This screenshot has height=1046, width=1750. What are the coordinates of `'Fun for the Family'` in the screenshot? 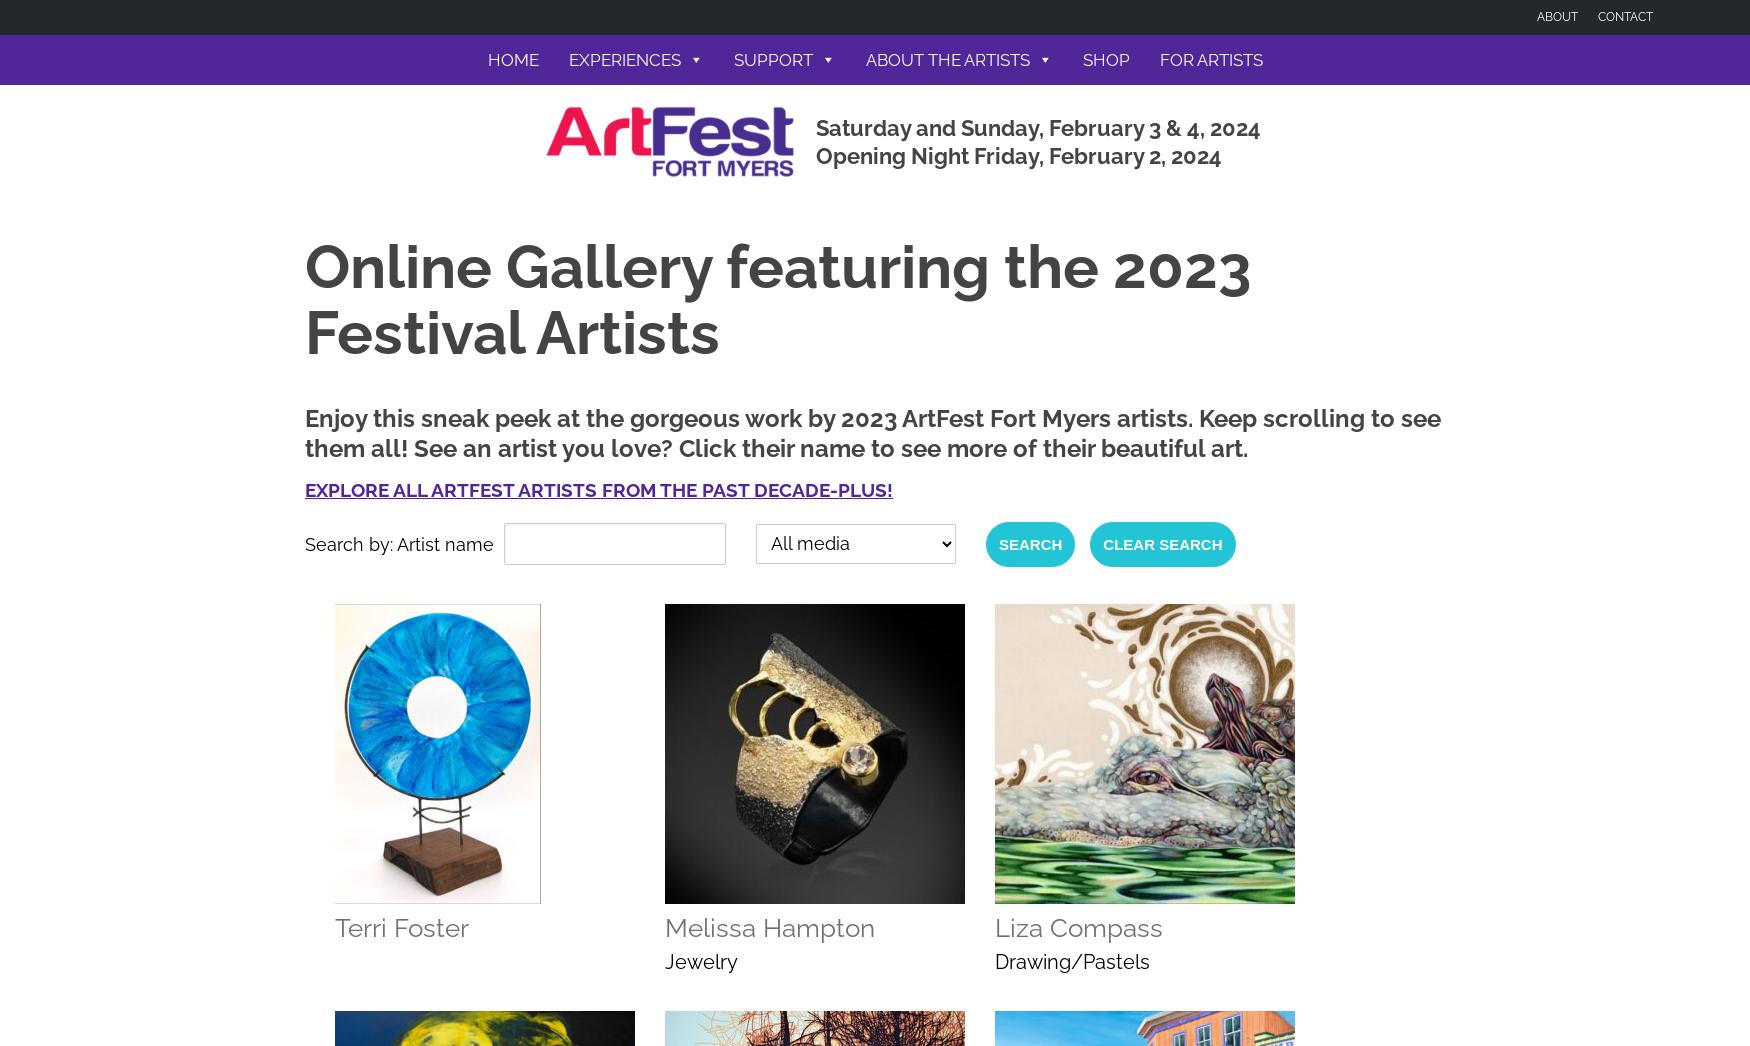 It's located at (634, 216).